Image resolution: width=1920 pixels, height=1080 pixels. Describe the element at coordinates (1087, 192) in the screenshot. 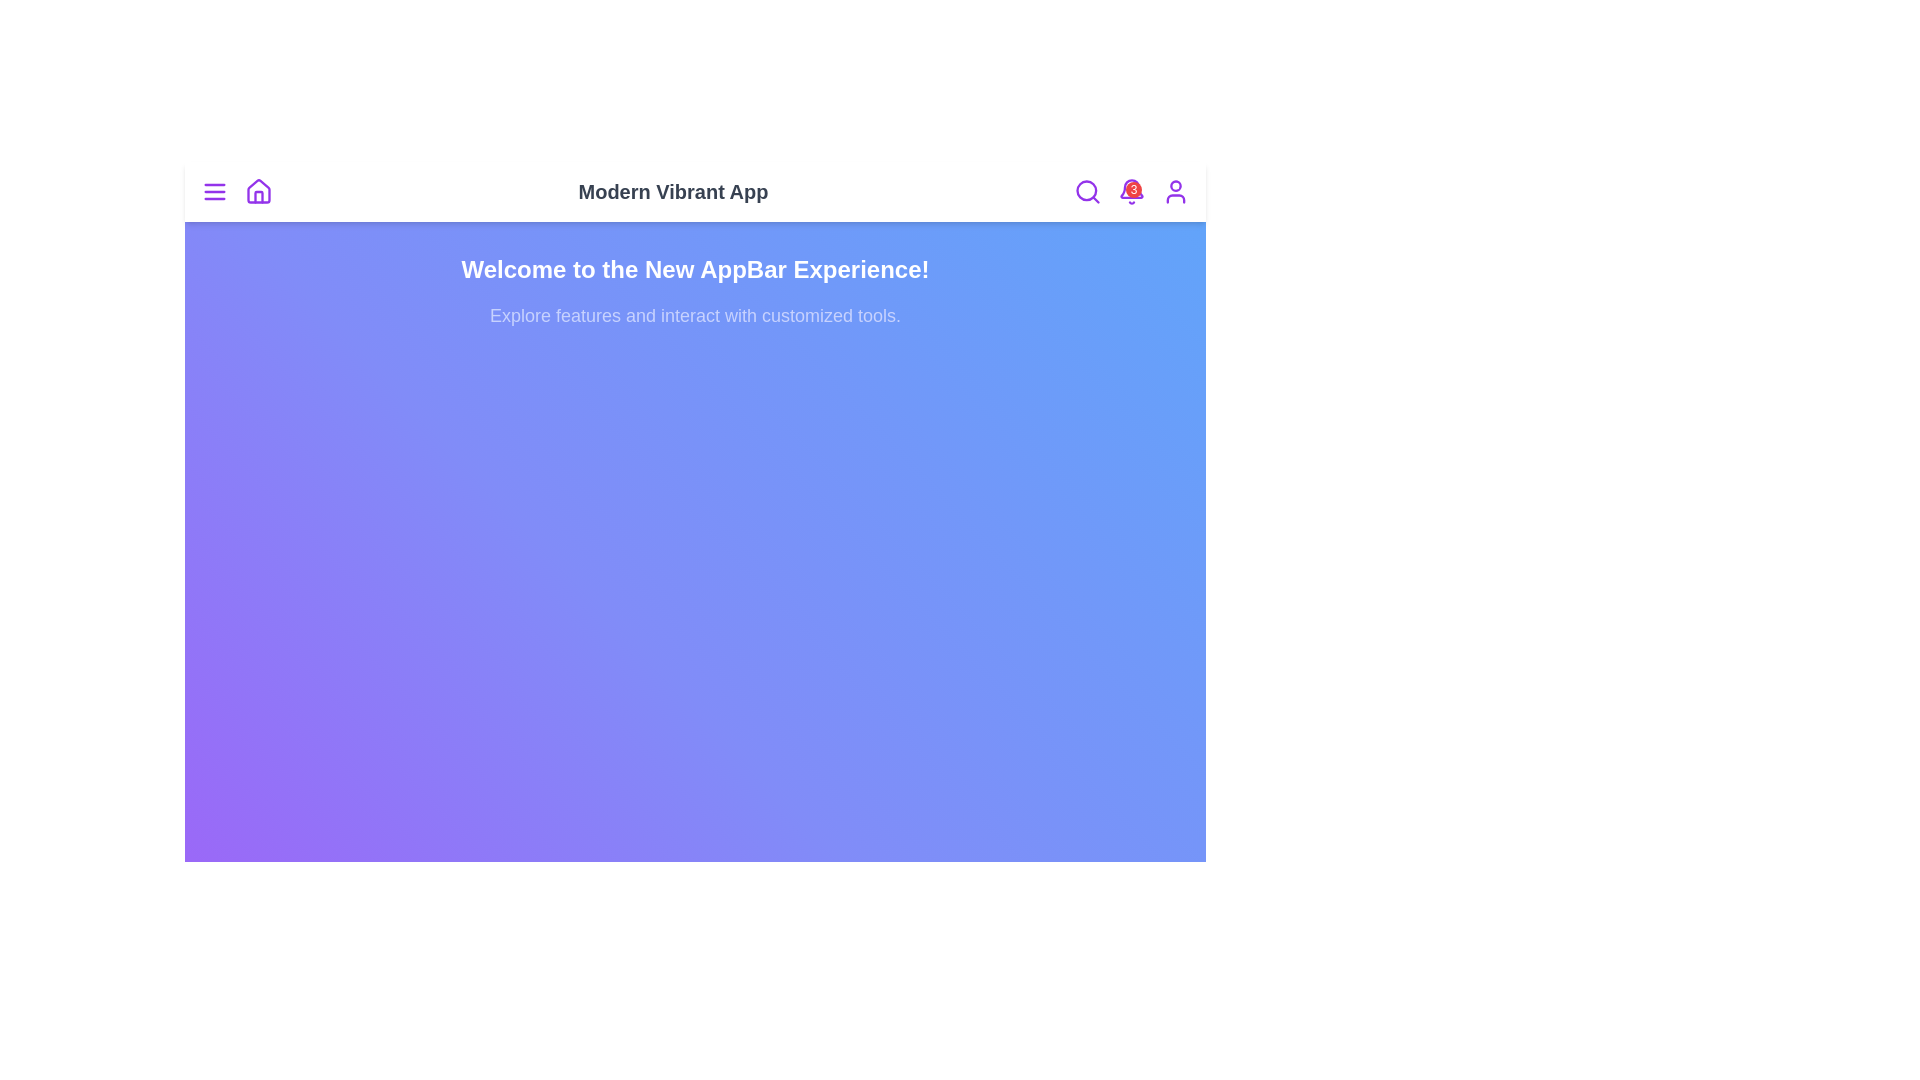

I see `the search icon in the header` at that location.